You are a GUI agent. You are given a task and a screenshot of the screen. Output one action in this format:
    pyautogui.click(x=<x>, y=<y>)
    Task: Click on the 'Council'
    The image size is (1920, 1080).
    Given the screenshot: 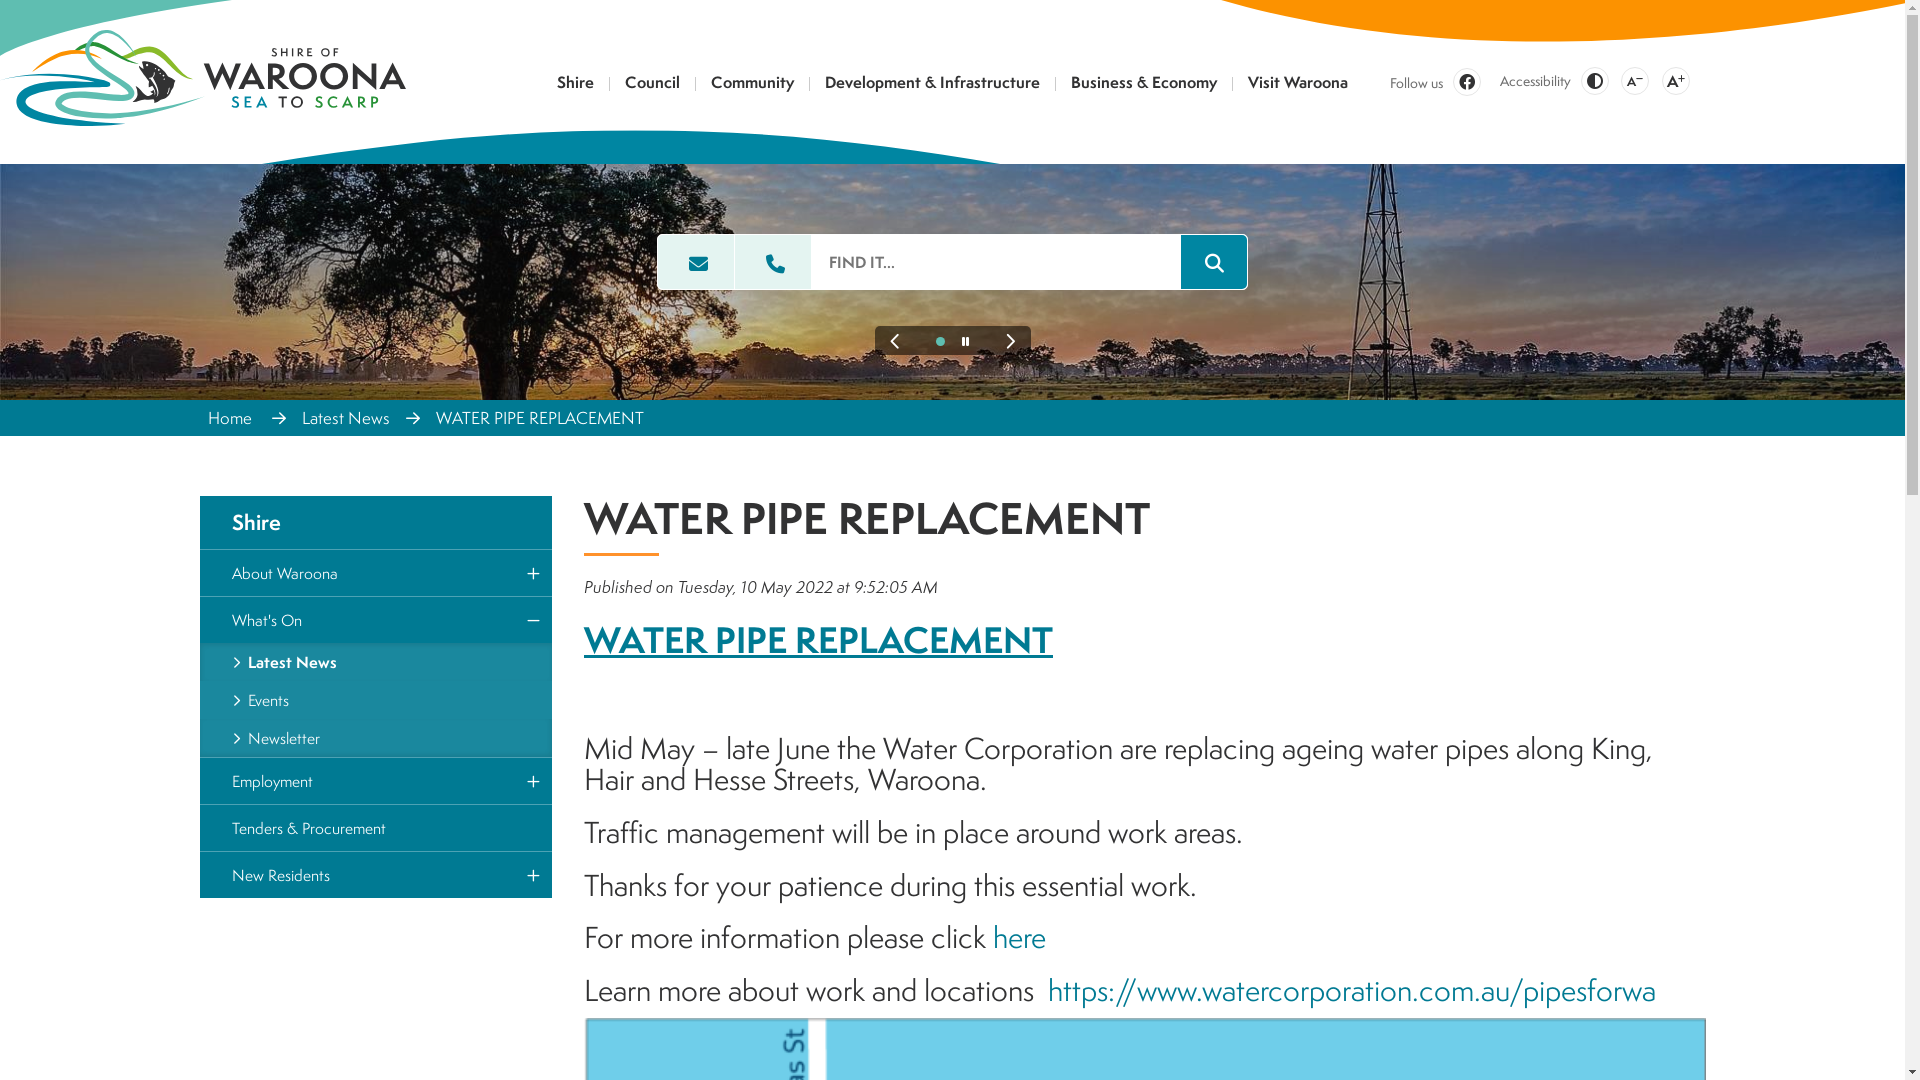 What is the action you would take?
    pyautogui.click(x=652, y=87)
    